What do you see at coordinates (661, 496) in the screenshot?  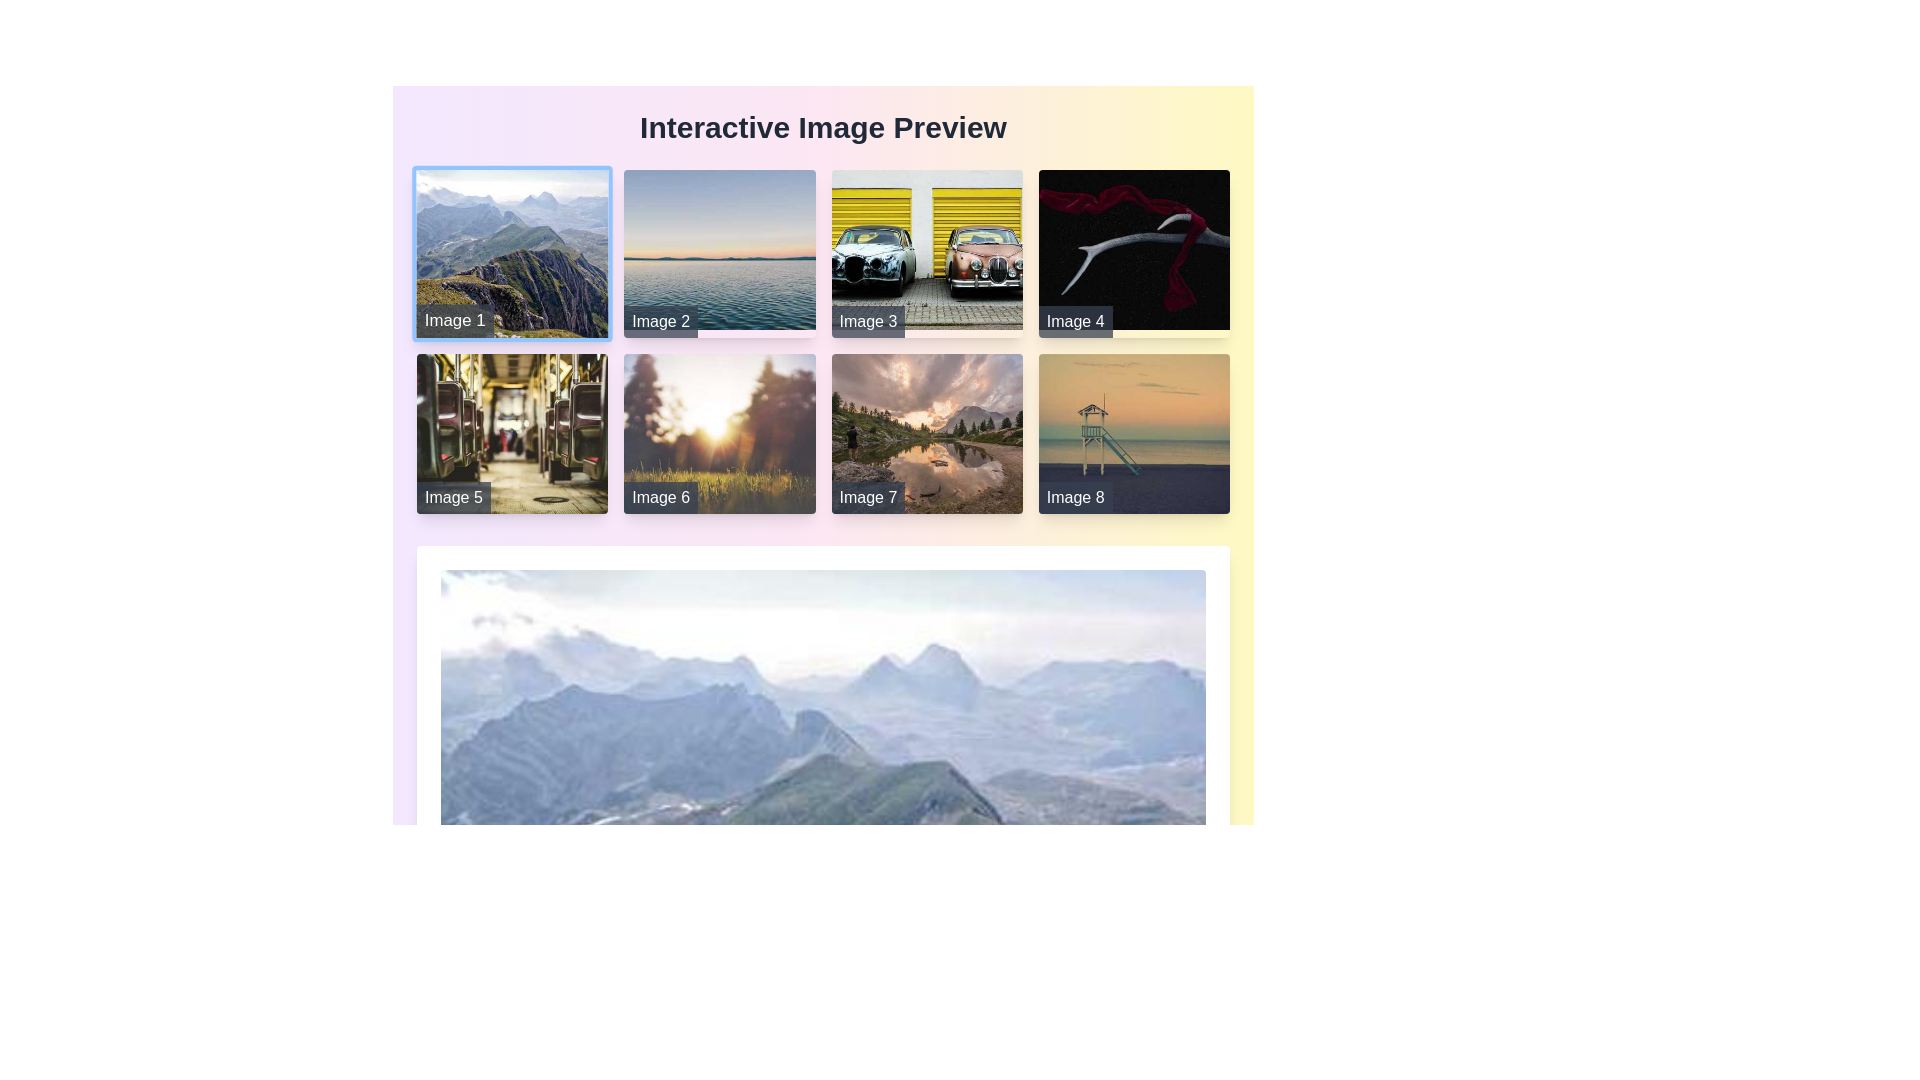 I see `text from the label overlaying the bottom-left corner of the image, which displays 'Image 6' in white font on a dark semi-transparent strip` at bounding box center [661, 496].